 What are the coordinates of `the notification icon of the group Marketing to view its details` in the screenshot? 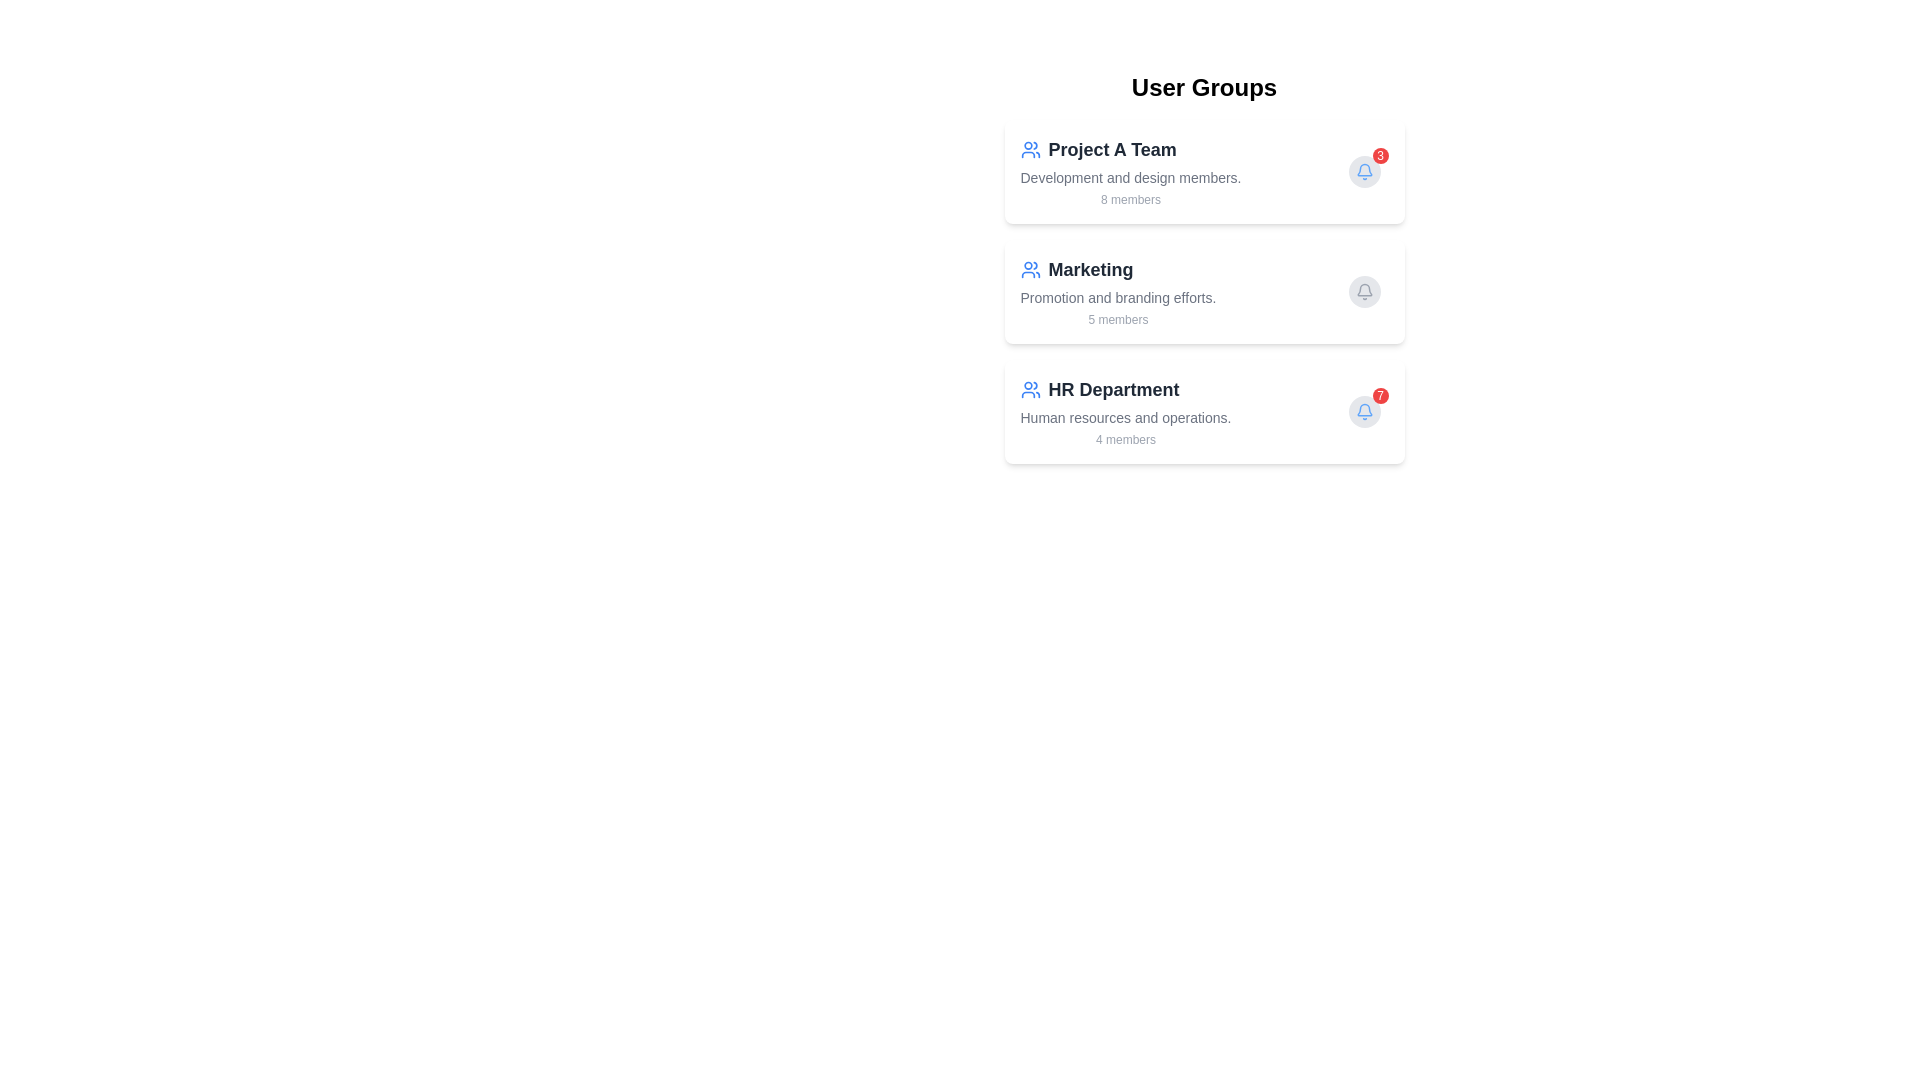 It's located at (1363, 292).